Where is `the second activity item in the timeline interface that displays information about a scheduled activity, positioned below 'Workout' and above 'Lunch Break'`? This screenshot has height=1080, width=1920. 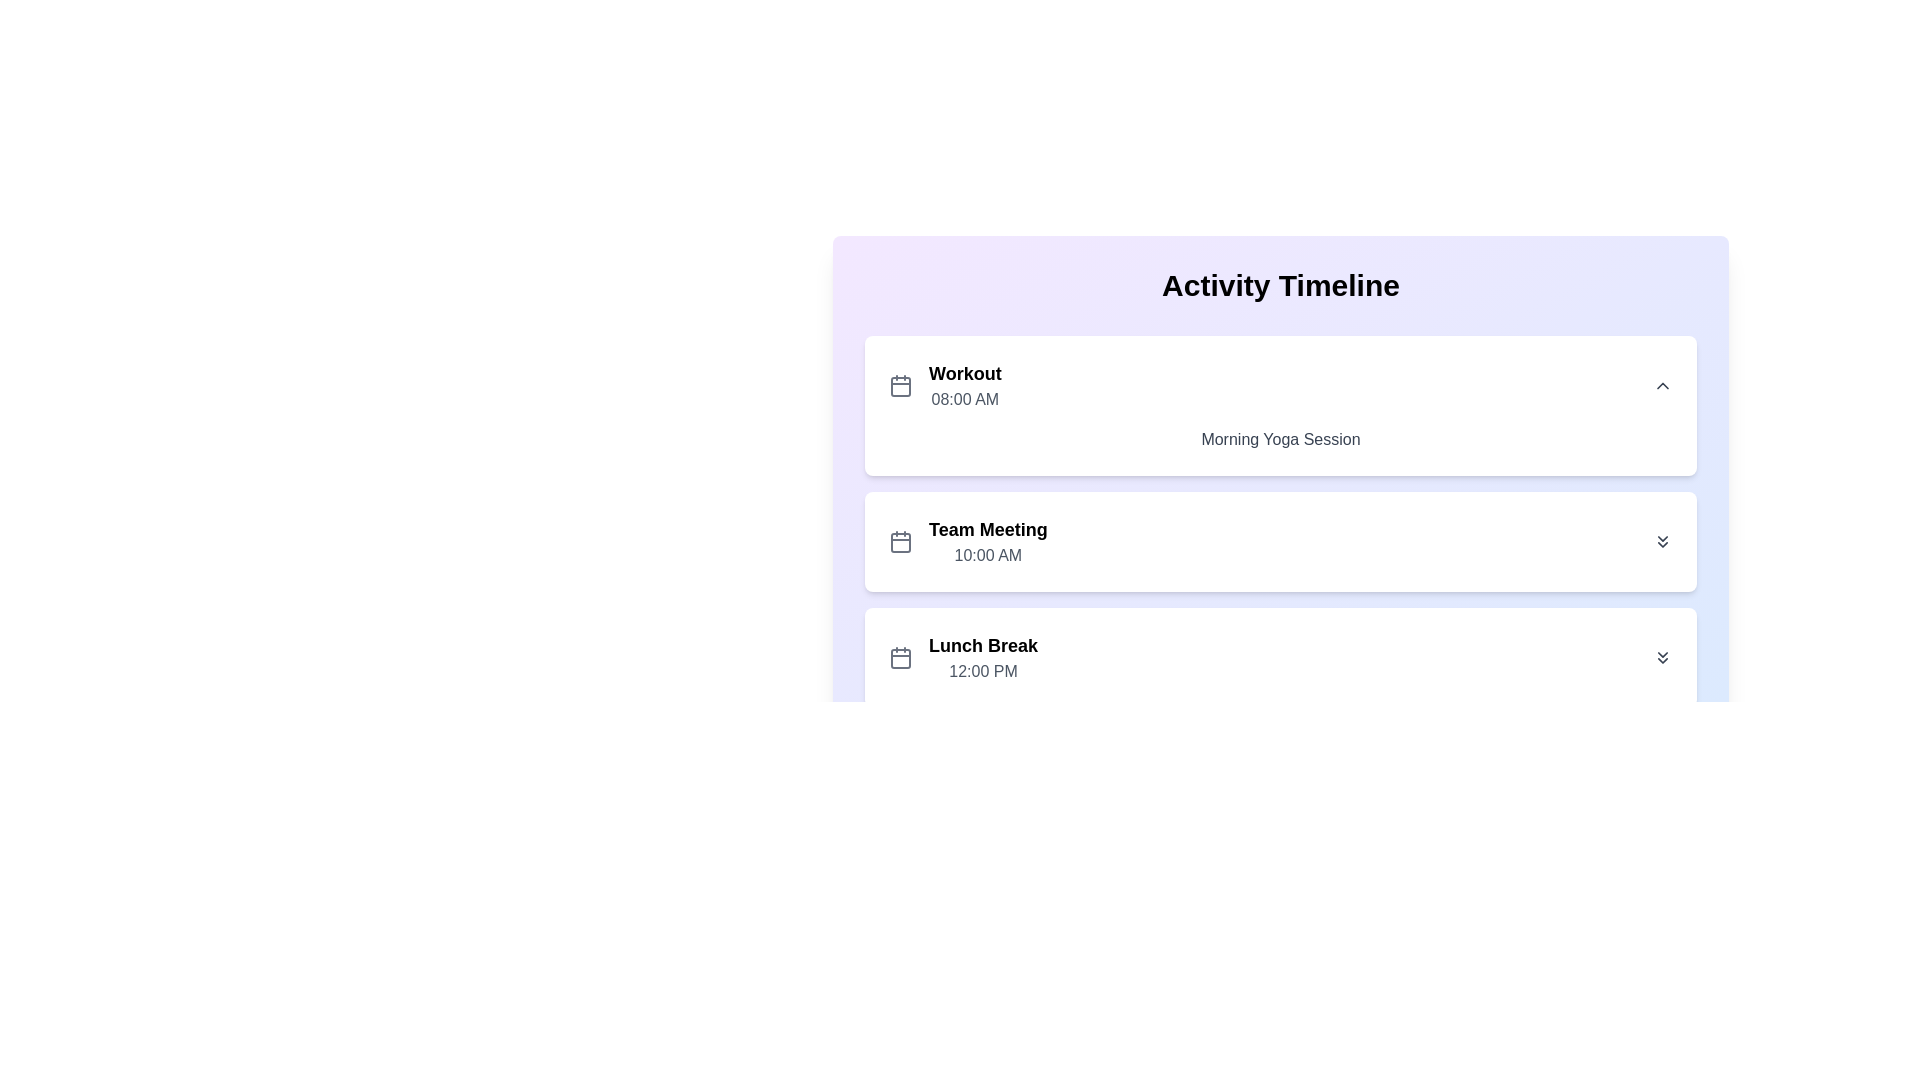
the second activity item in the timeline interface that displays information about a scheduled activity, positioned below 'Workout' and above 'Lunch Break' is located at coordinates (988, 542).